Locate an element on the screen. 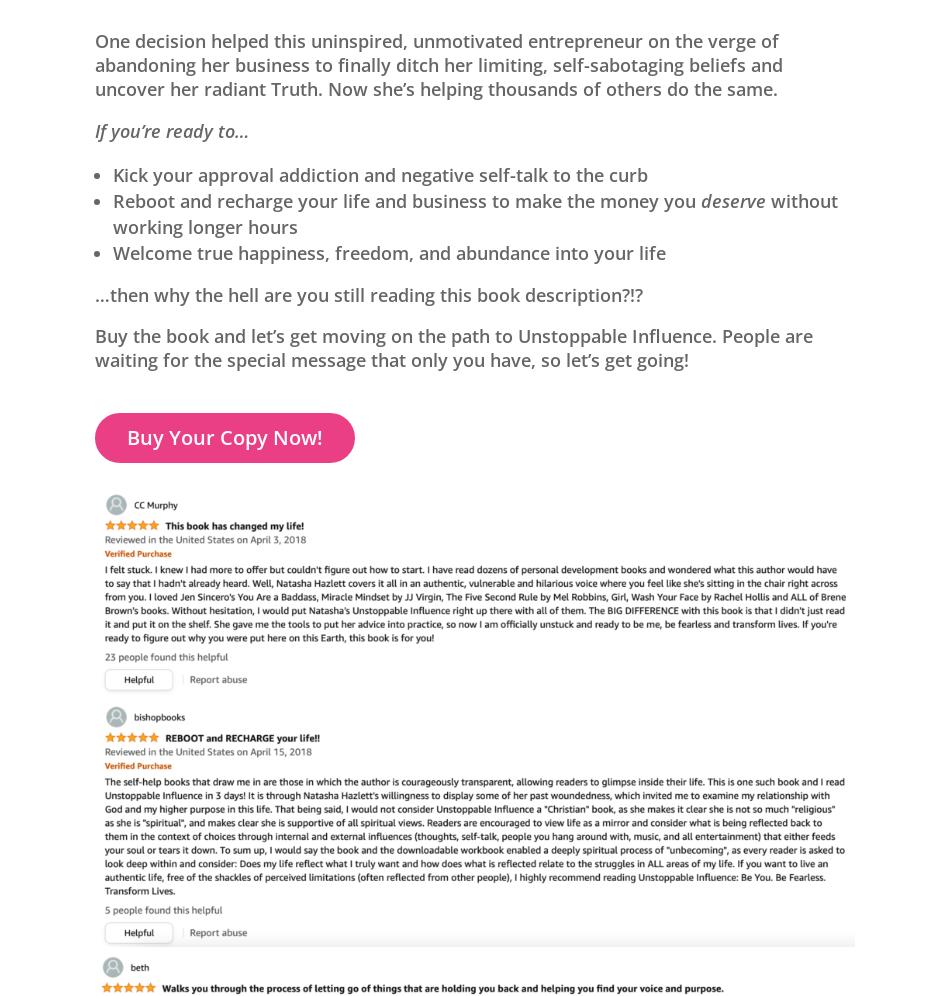 This screenshot has width=950, height=996. 'Buy the book and let’s get moving on the path to Unstoppable Influence. People are waiting for the special message that only you have, so let’s get going!' is located at coordinates (95, 348).